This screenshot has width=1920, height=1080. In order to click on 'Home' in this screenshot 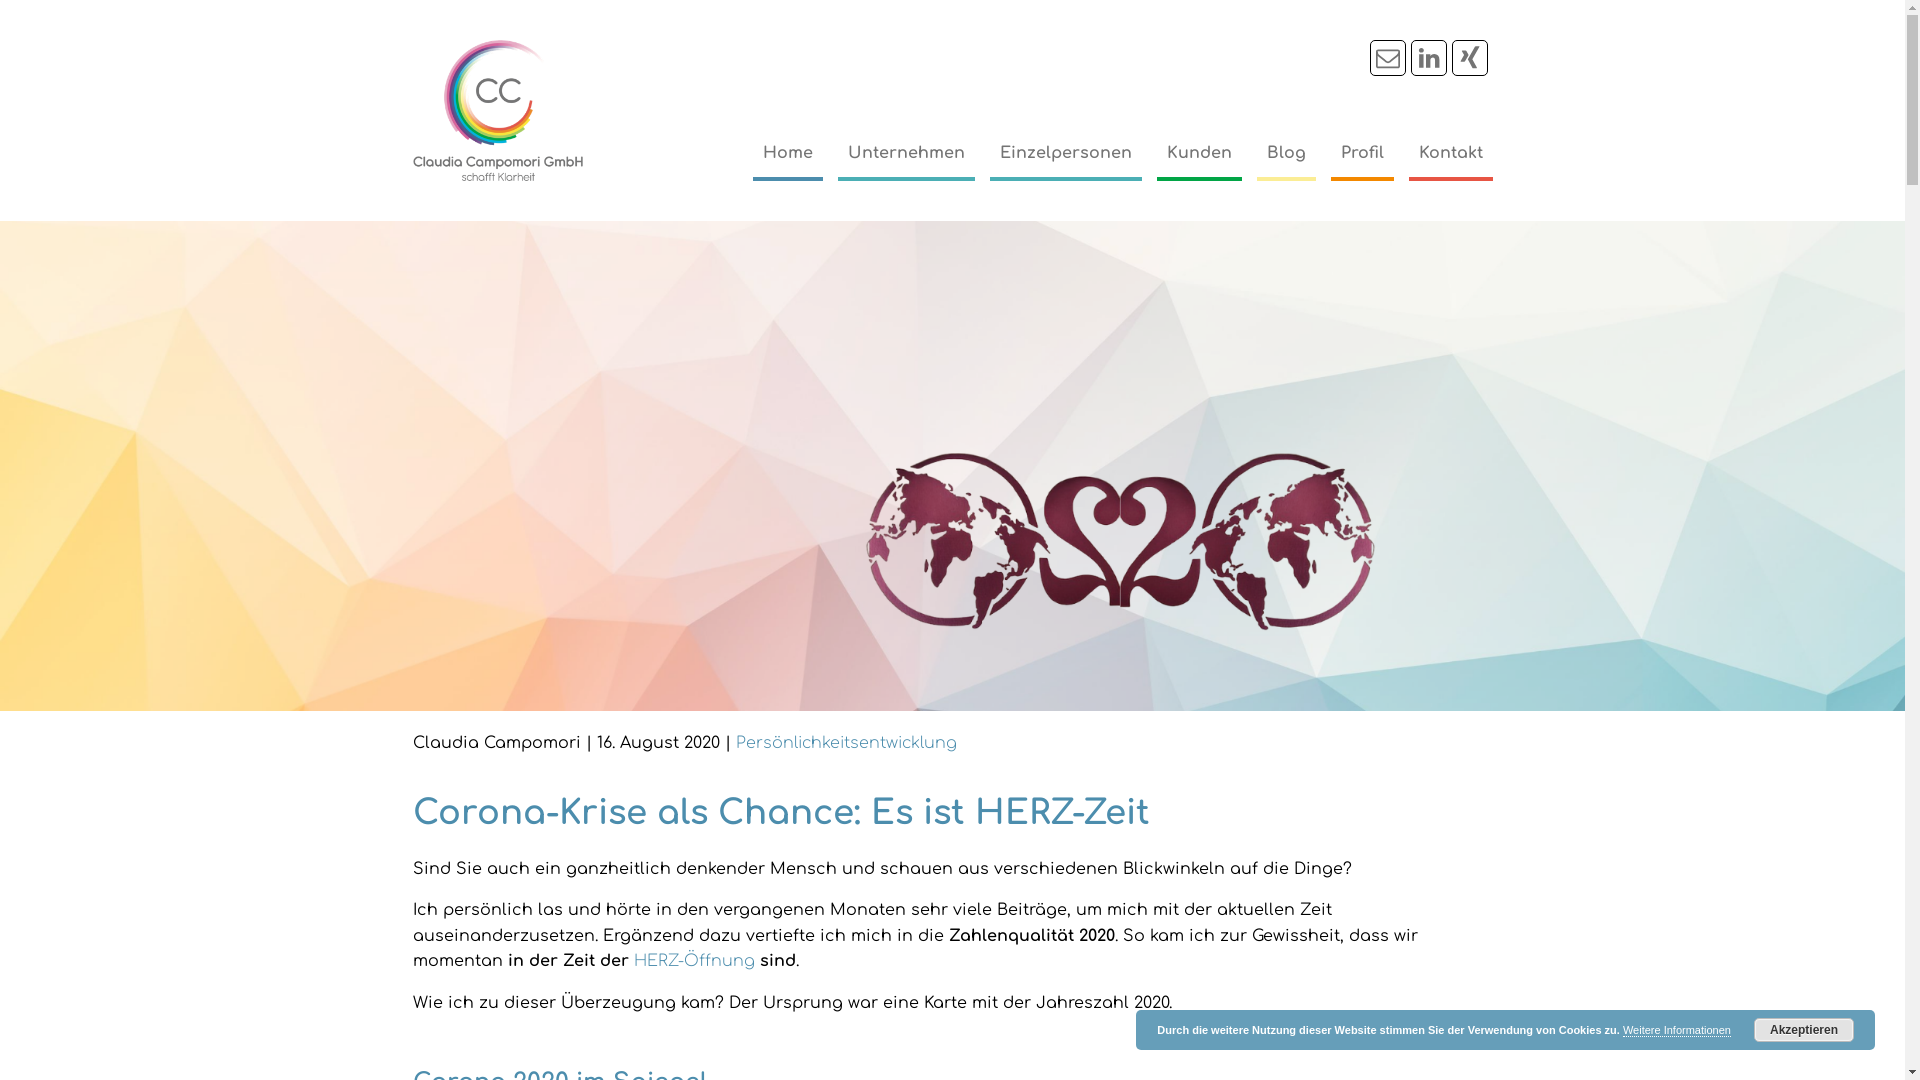, I will do `click(786, 153)`.